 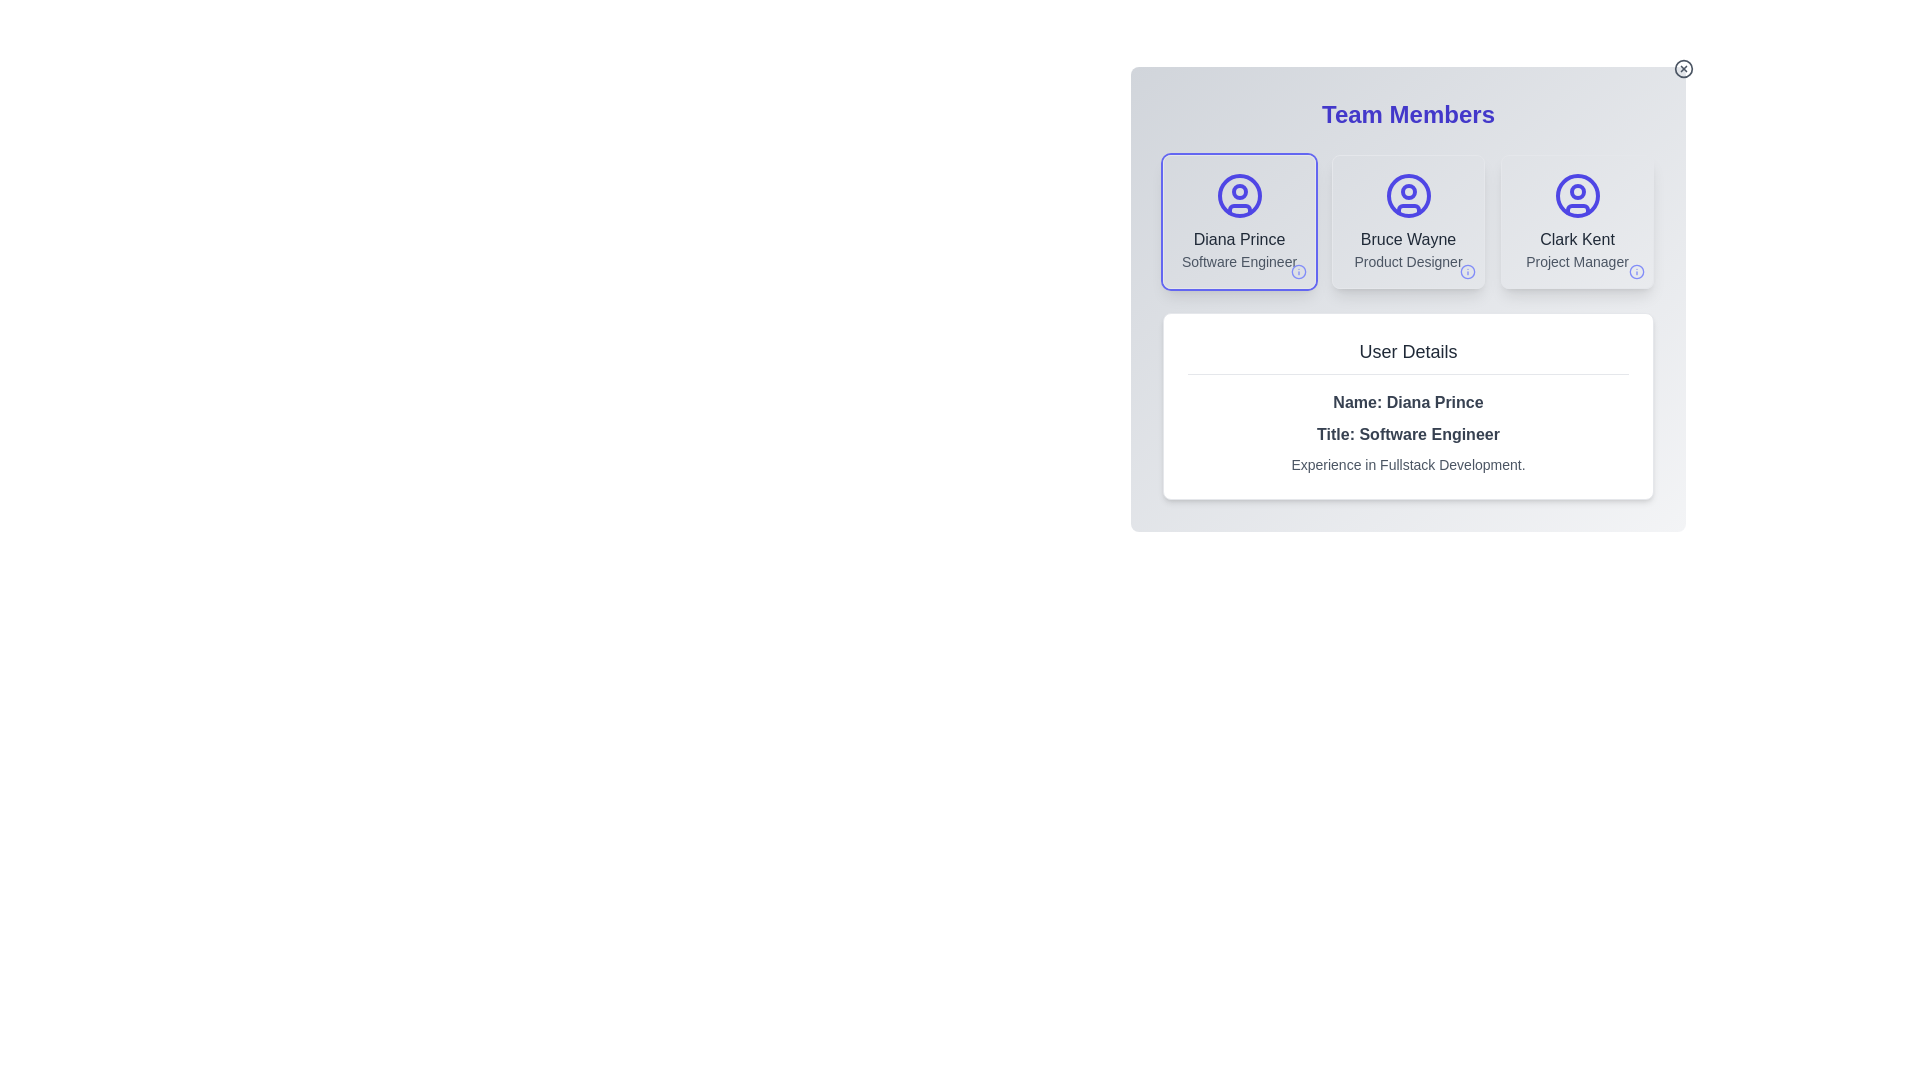 I want to click on the second text label indicating the professional title of the individual, located in the user details section, which follows 'Name: Diana Prince' and precedes 'Experience in Fullstack Development.', so click(x=1407, y=434).